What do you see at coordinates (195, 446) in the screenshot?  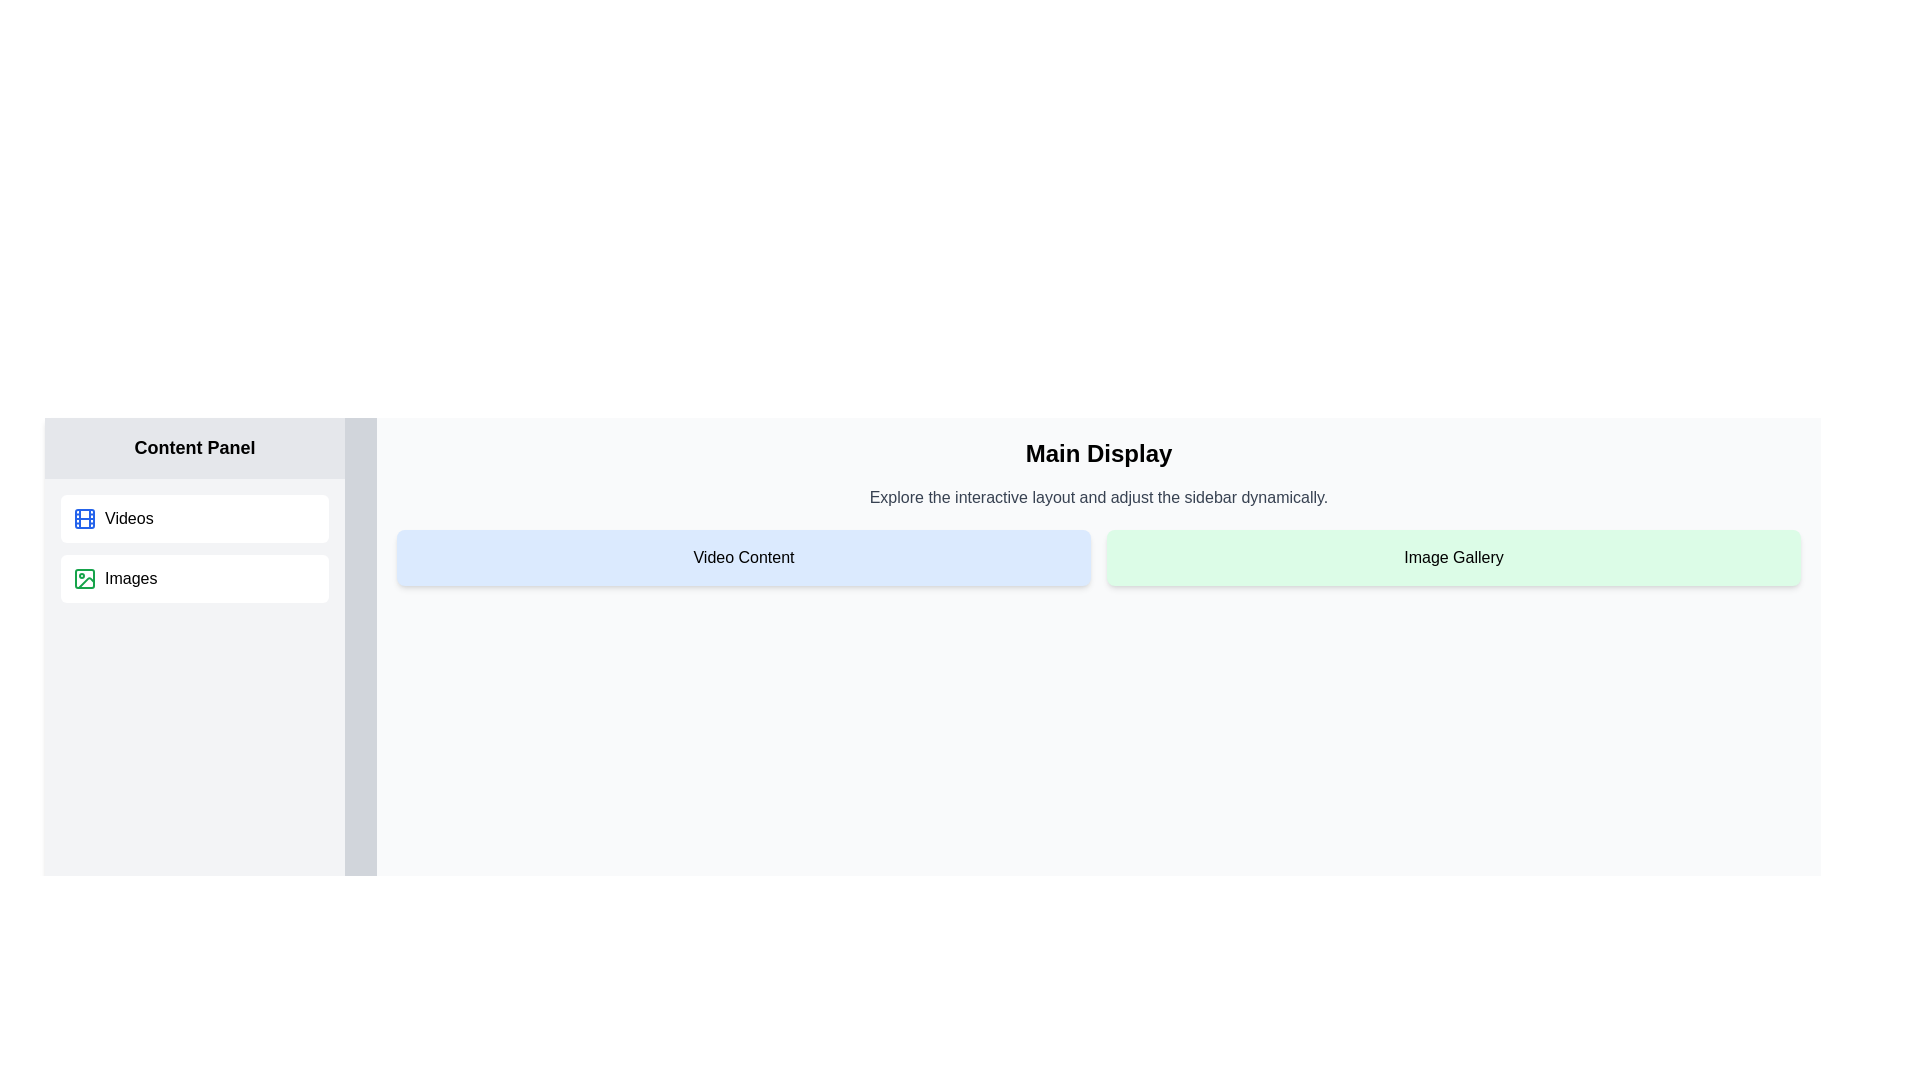 I see `the section header text label in the top section of the left navigation panel, which is located above the 'Videos' and 'Images' icons` at bounding box center [195, 446].